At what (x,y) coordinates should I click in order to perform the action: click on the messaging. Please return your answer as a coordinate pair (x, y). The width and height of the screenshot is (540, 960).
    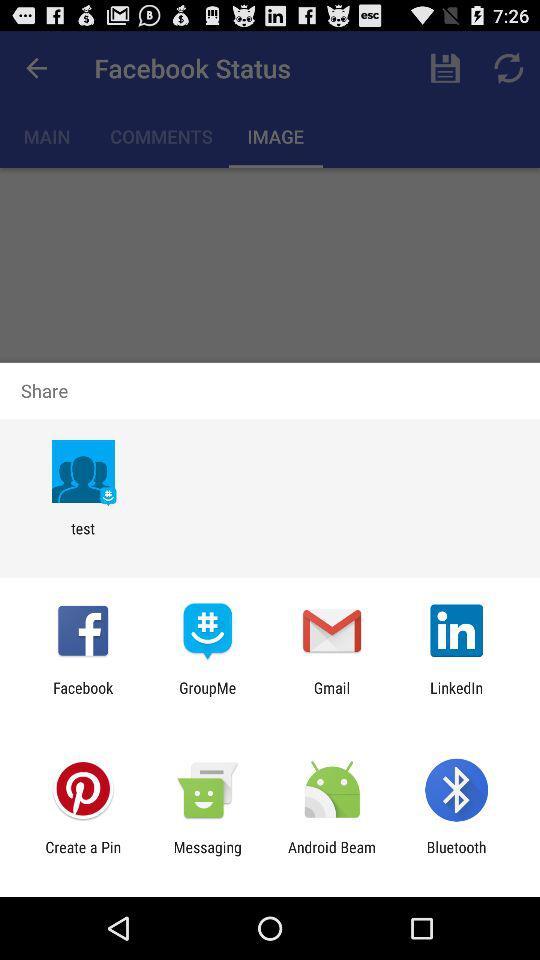
    Looking at the image, I should click on (206, 855).